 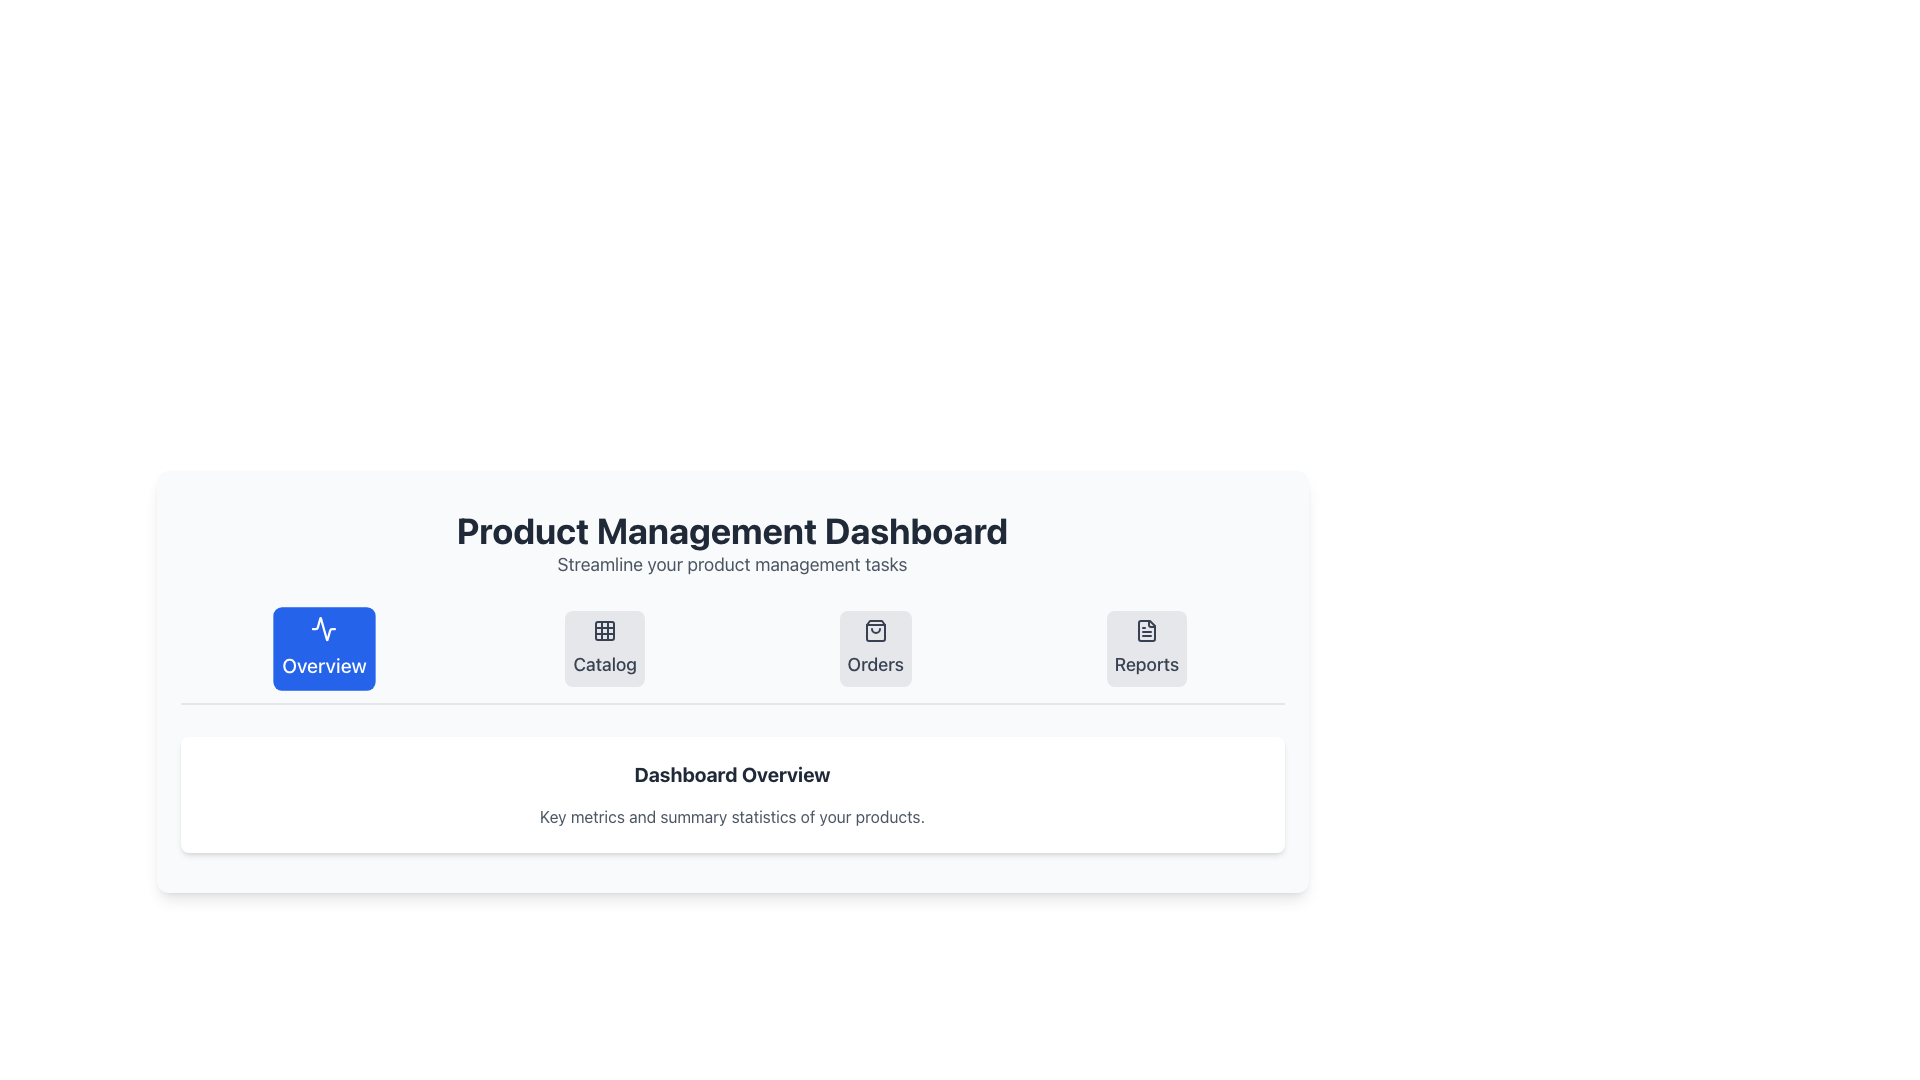 What do you see at coordinates (1146, 664) in the screenshot?
I see `the 'Reports' text label, which is styled in gray and located beneath a document icon in the navigation menu` at bounding box center [1146, 664].